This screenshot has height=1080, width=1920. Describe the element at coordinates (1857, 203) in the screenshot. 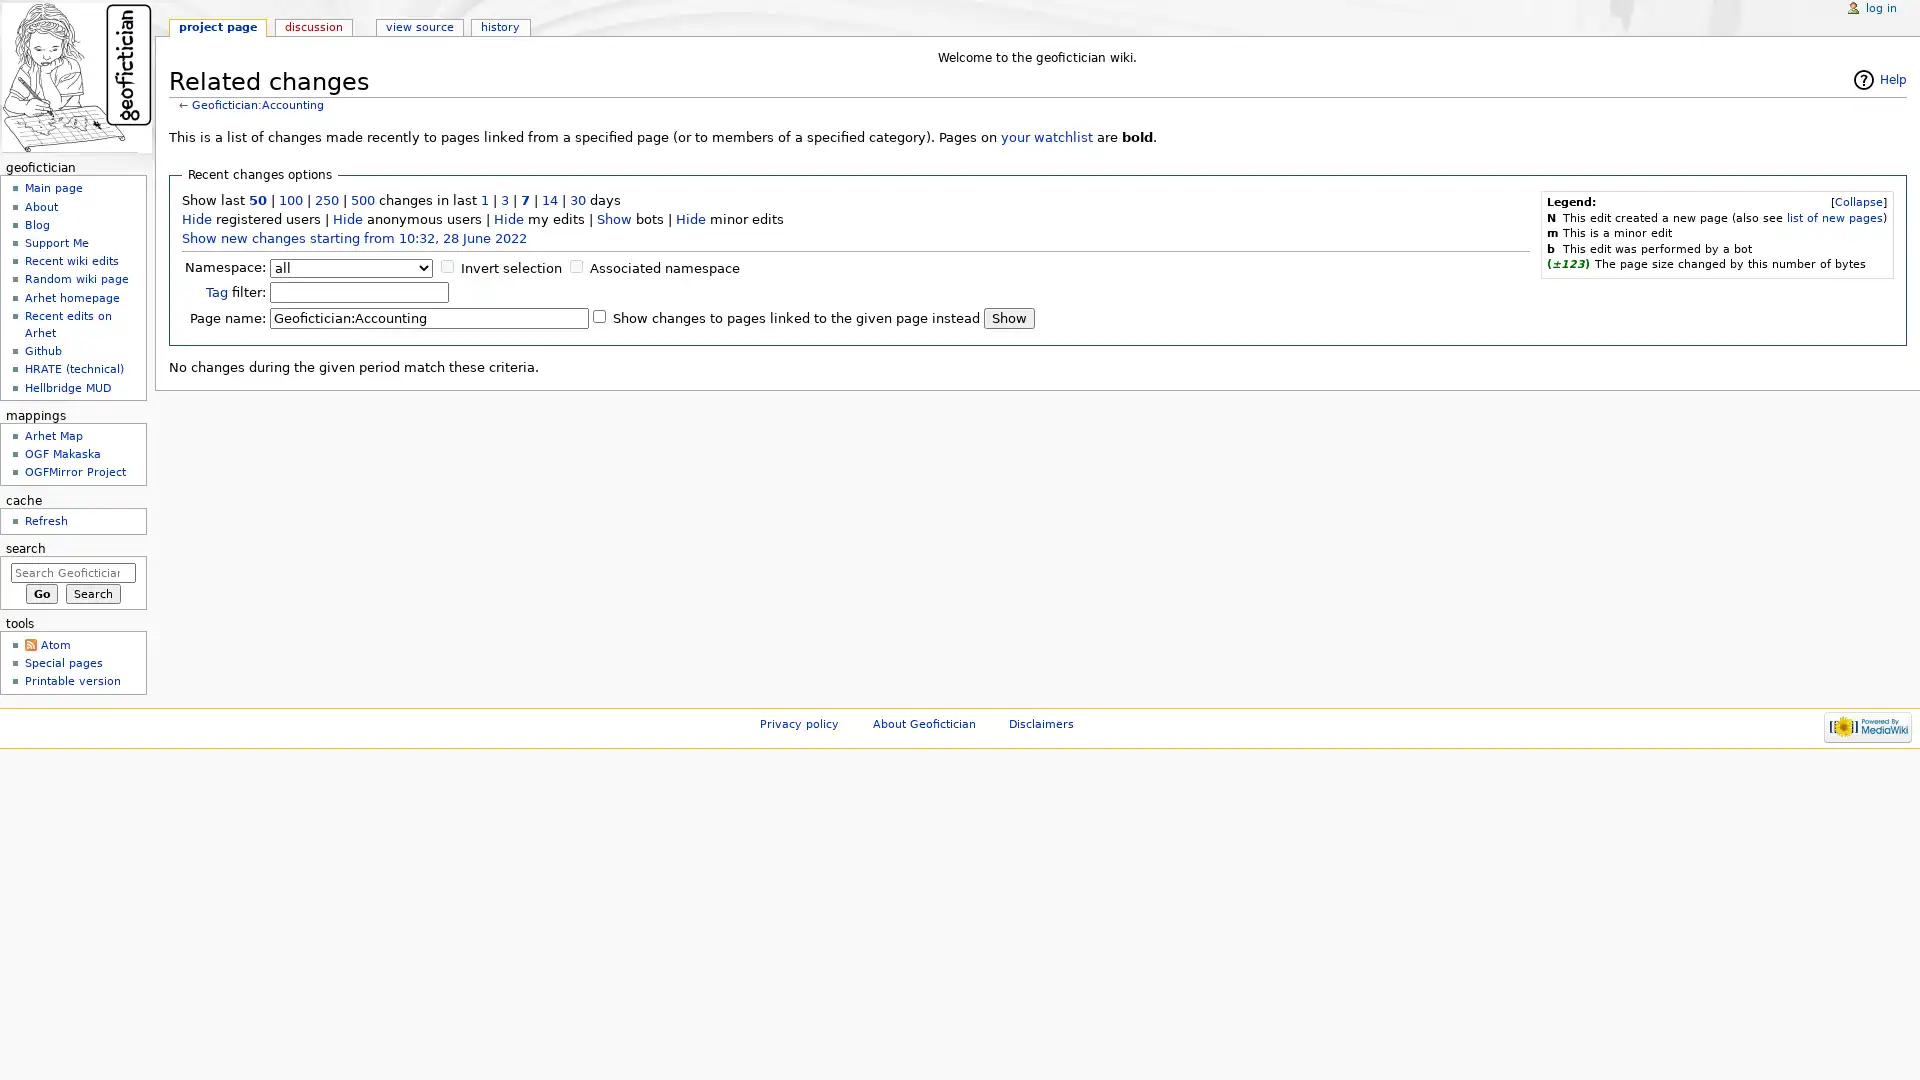

I see `[Collapse]` at that location.